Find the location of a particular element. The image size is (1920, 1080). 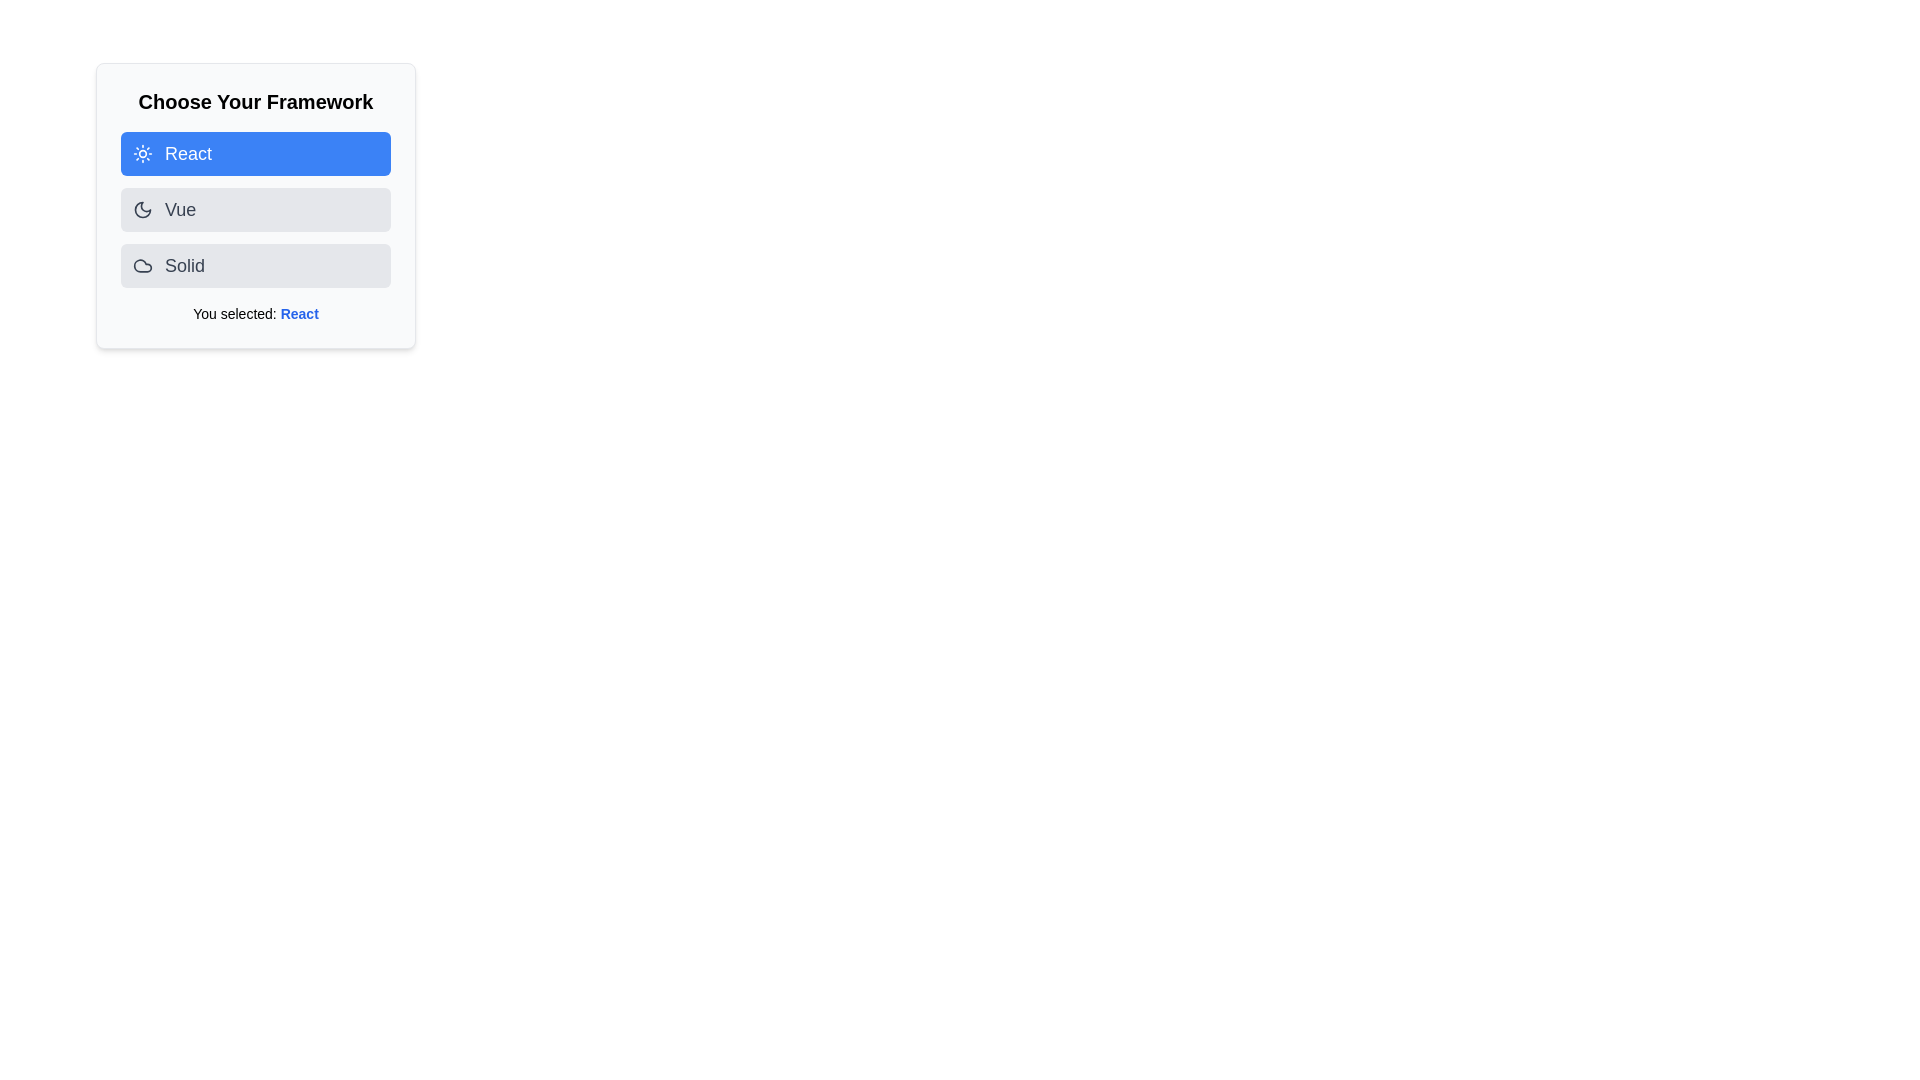

the React framework icon is located at coordinates (142, 153).